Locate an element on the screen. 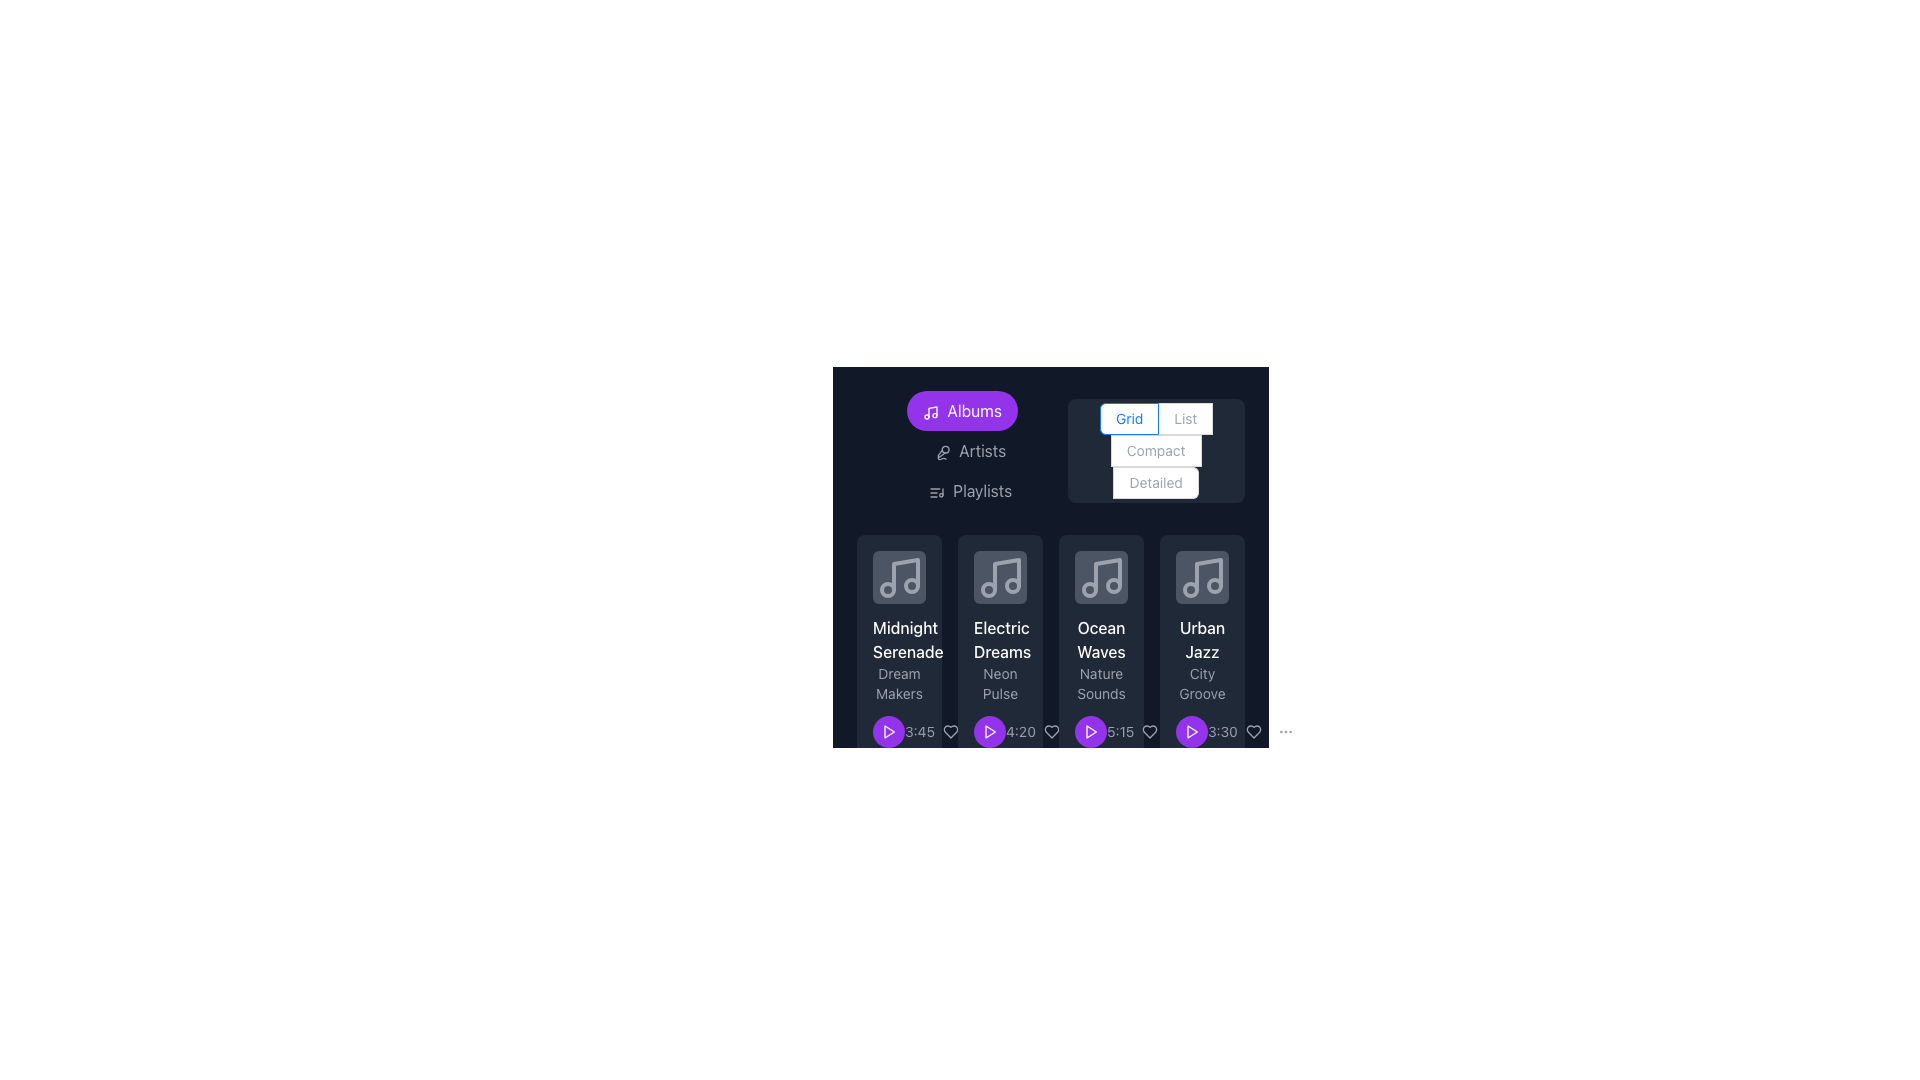 The height and width of the screenshot is (1080, 1920). the time label located in the third column of the audio track grid layout, positioned below the play button and aligned with the heart icon is located at coordinates (1120, 732).